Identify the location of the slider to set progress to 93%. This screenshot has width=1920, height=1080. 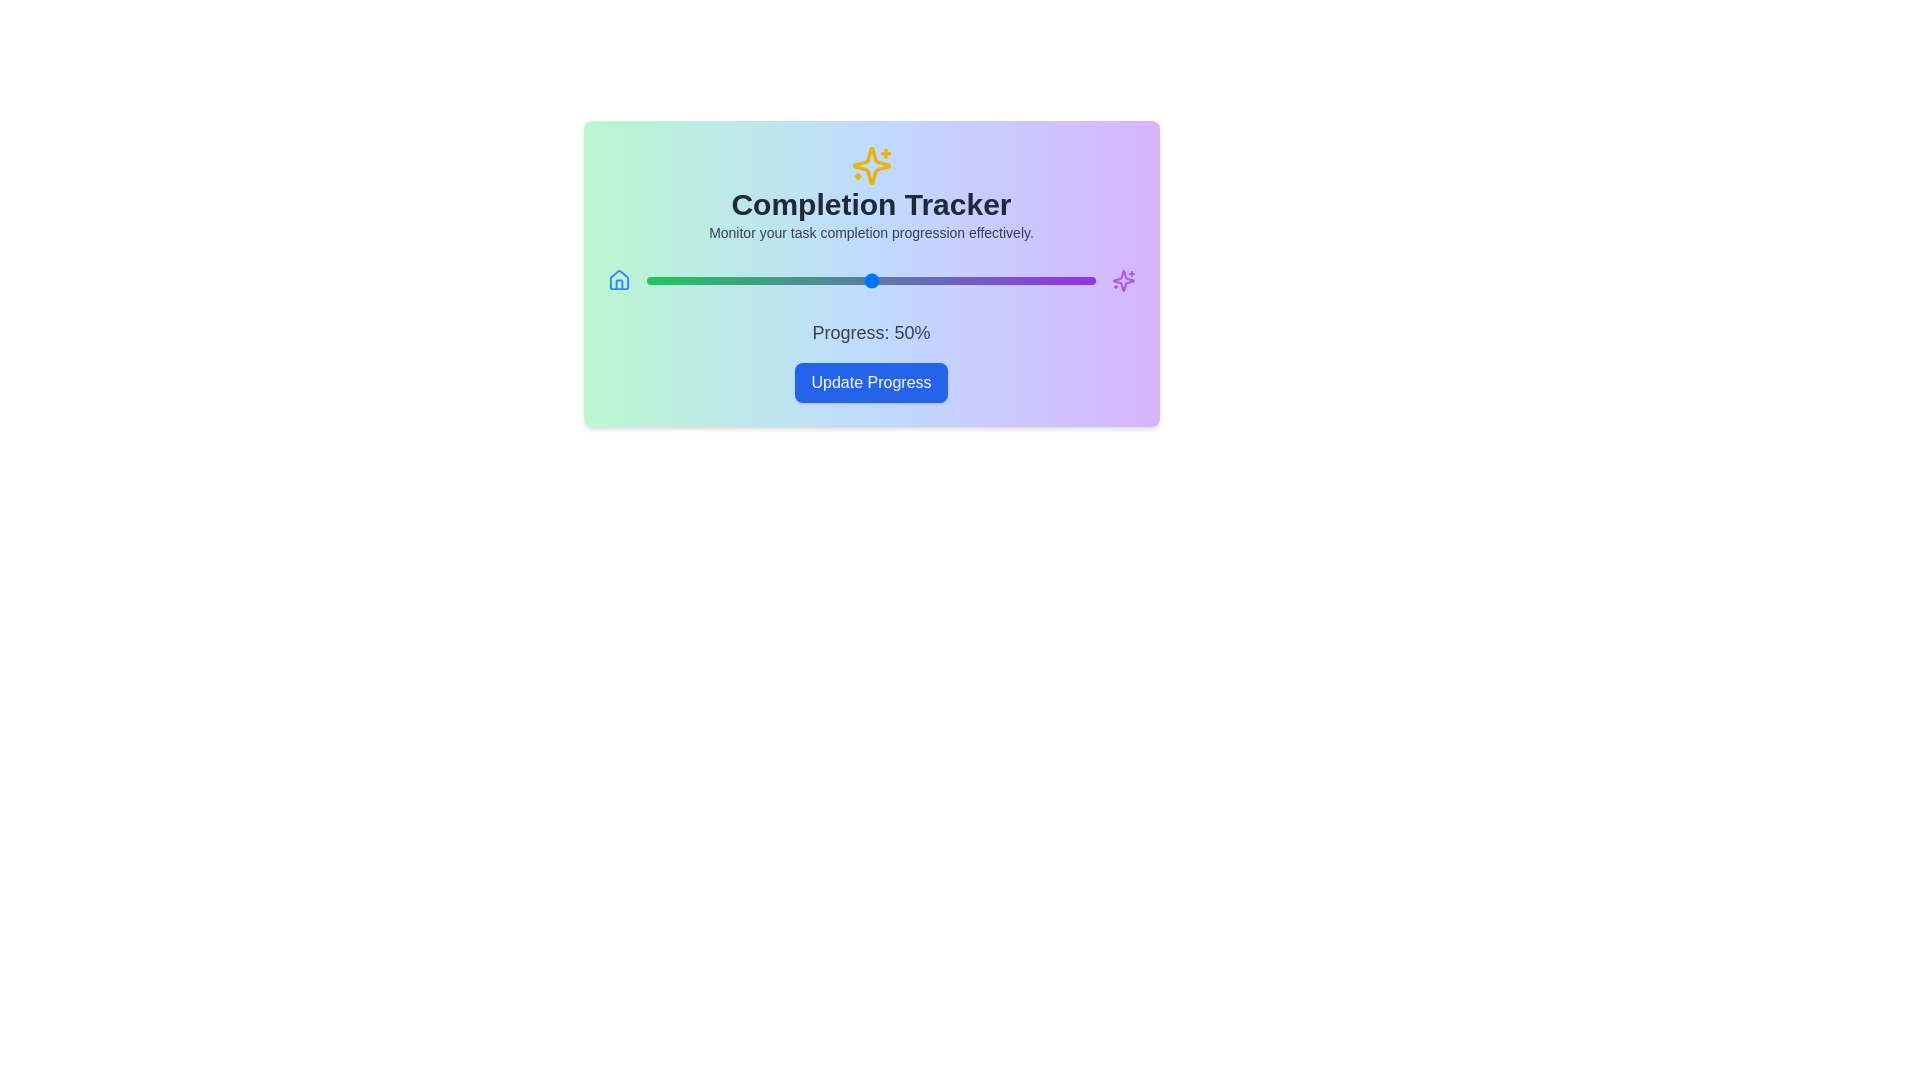
(1063, 281).